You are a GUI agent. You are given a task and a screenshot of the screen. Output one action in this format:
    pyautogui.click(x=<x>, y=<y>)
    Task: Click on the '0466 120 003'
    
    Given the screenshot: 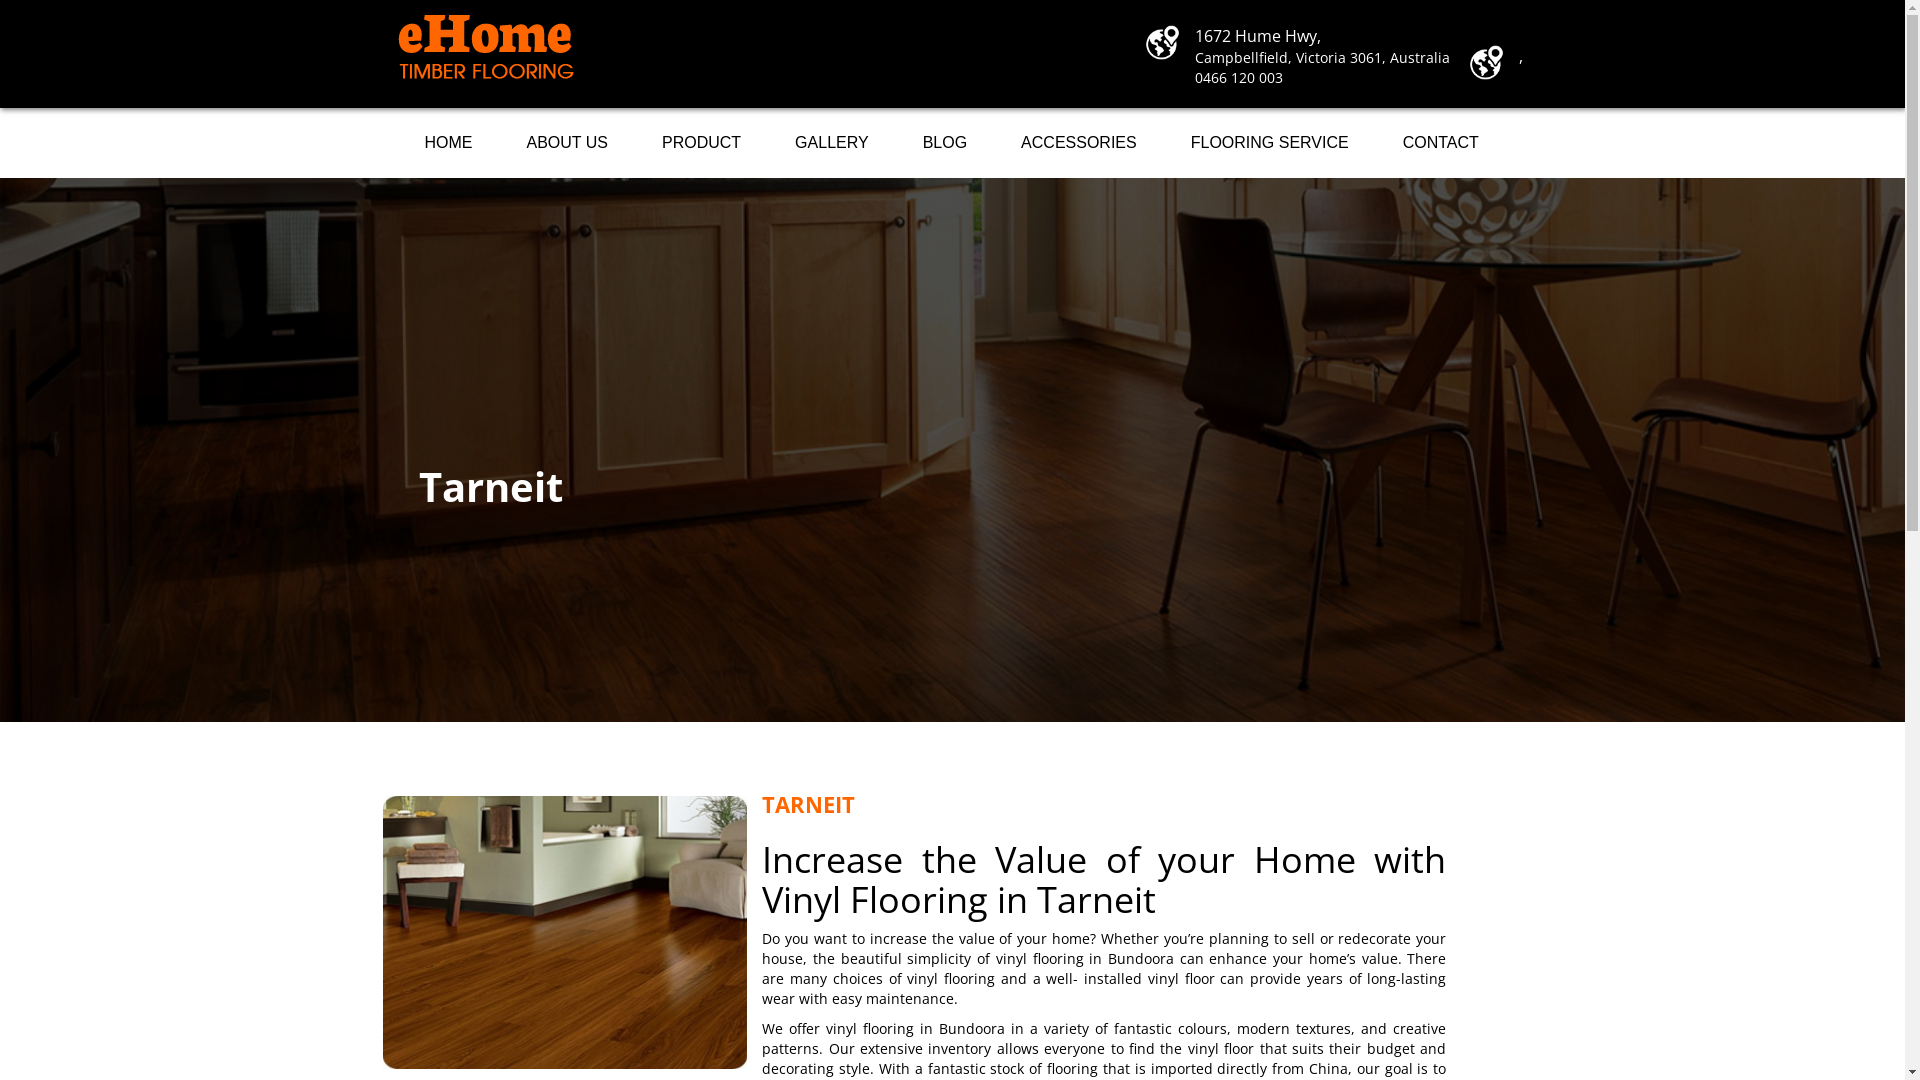 What is the action you would take?
    pyautogui.click(x=1237, y=76)
    